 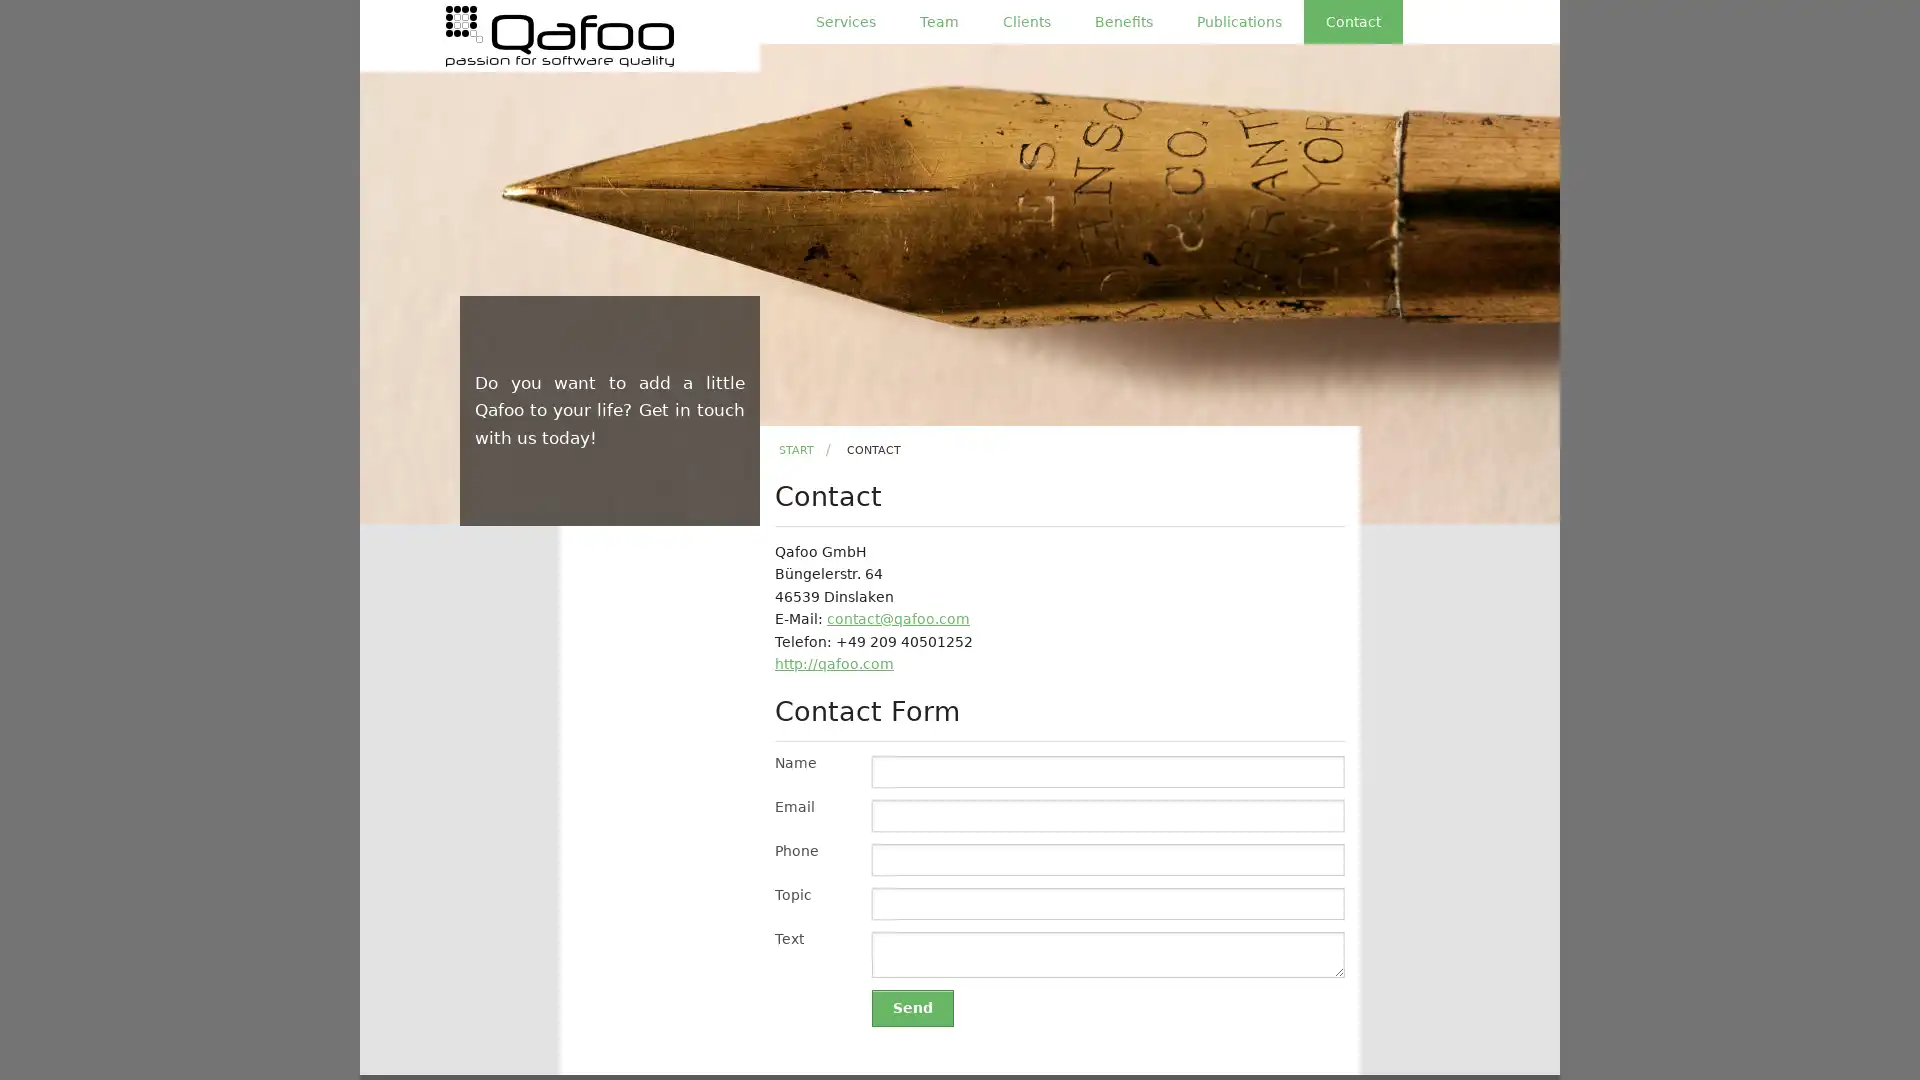 I want to click on Send, so click(x=911, y=1008).